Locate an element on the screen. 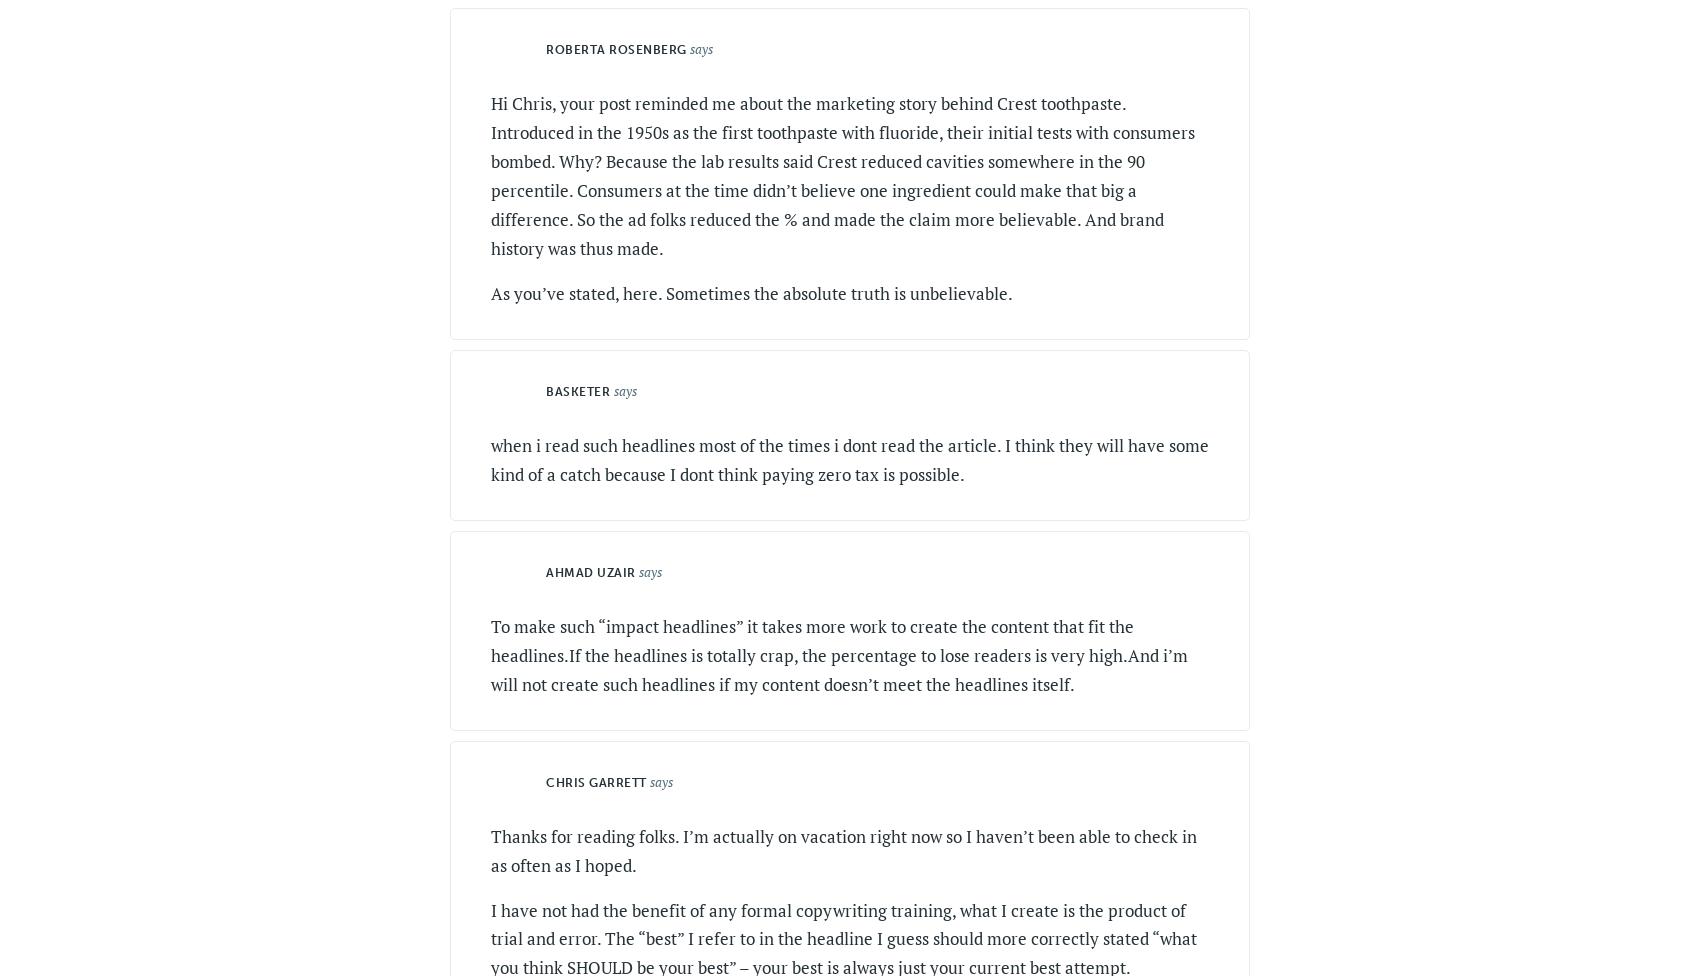 This screenshot has height=976, width=1700. 'Hi Chris, your post reminded me about the marketing story behind Crest toothpaste. Introduced in the 1950s as the first toothpaste with fluoride, their initial tests with consumers bombed. Why? Because the lab results said Crest reduced cavities somewhere in the 90 percentile. Consumers at the time didn’t believe one ingredient could make that big a difference. So the ad folks reduced the % and made the claim more believable. And brand history was thus made.' is located at coordinates (842, 174).